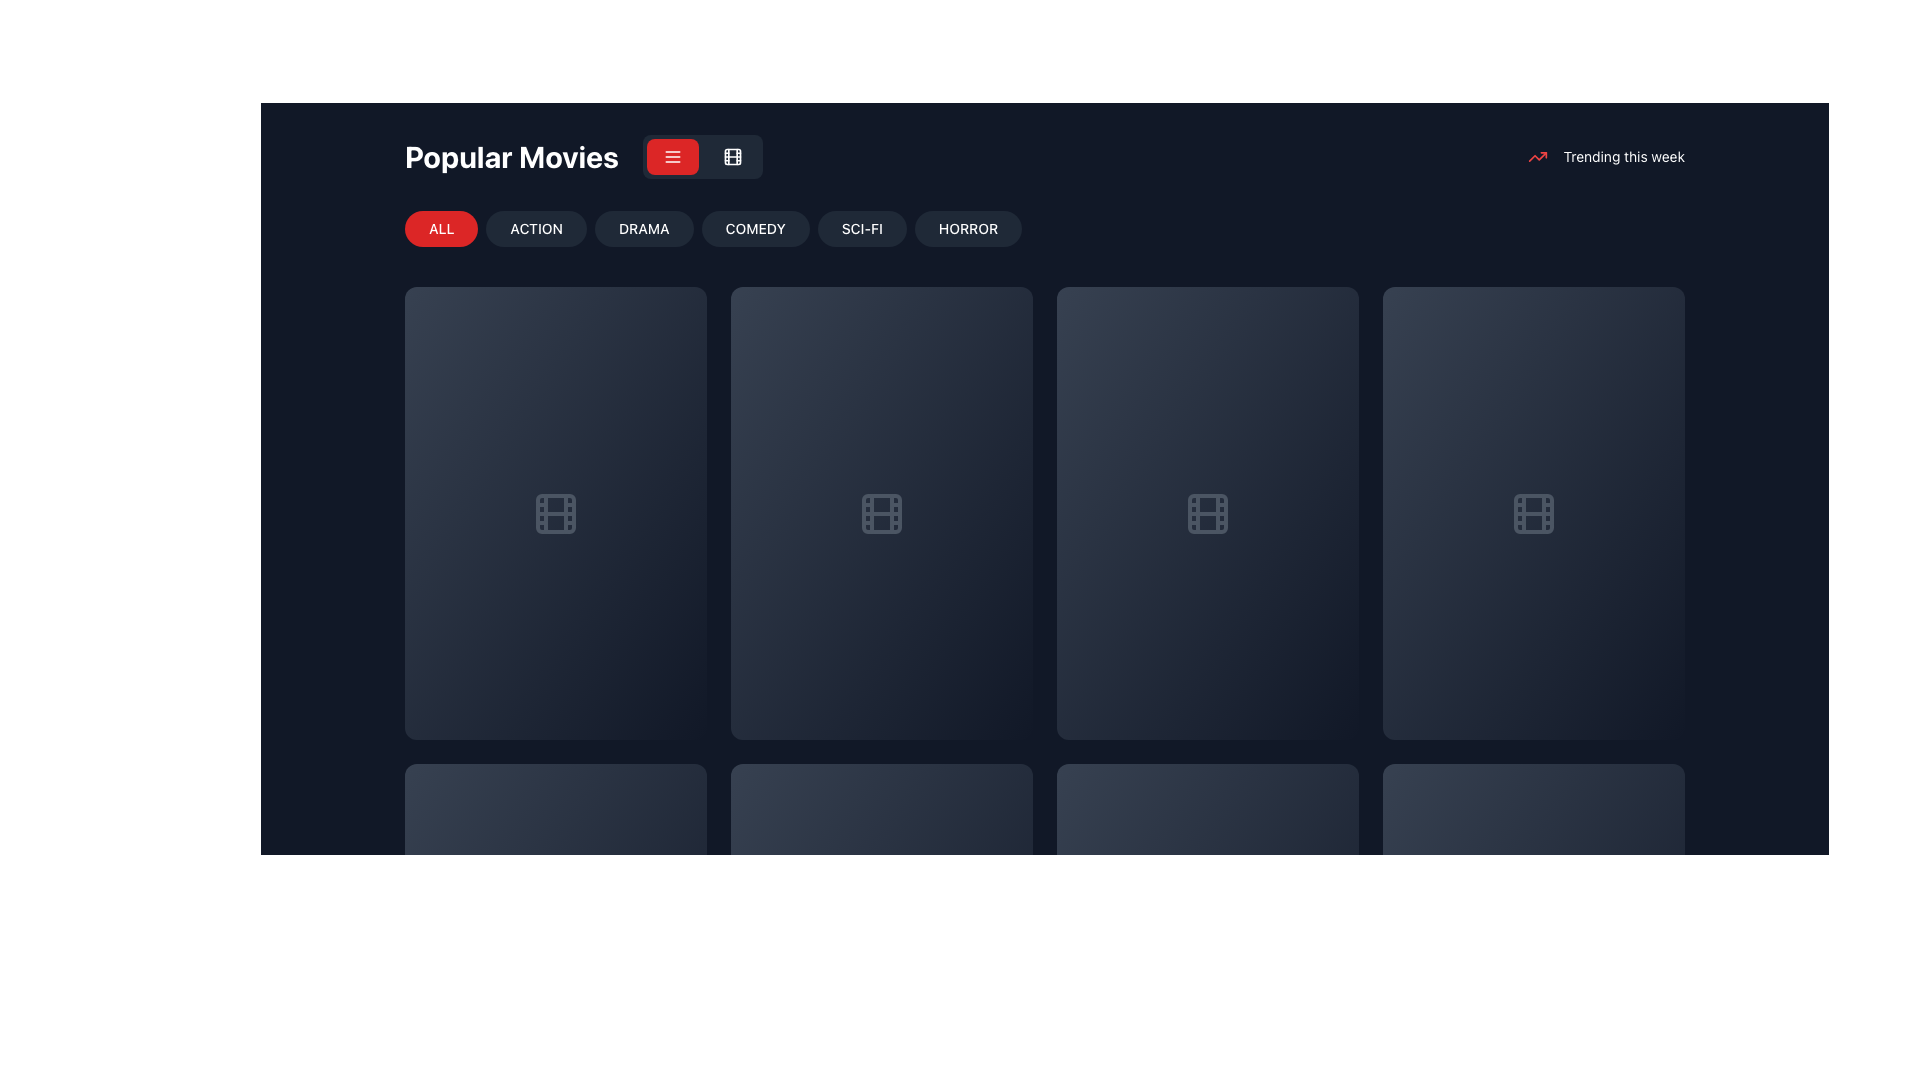 The width and height of the screenshot is (1920, 1080). What do you see at coordinates (1207, 512) in the screenshot?
I see `the third movie card in the first row of the grid layout` at bounding box center [1207, 512].